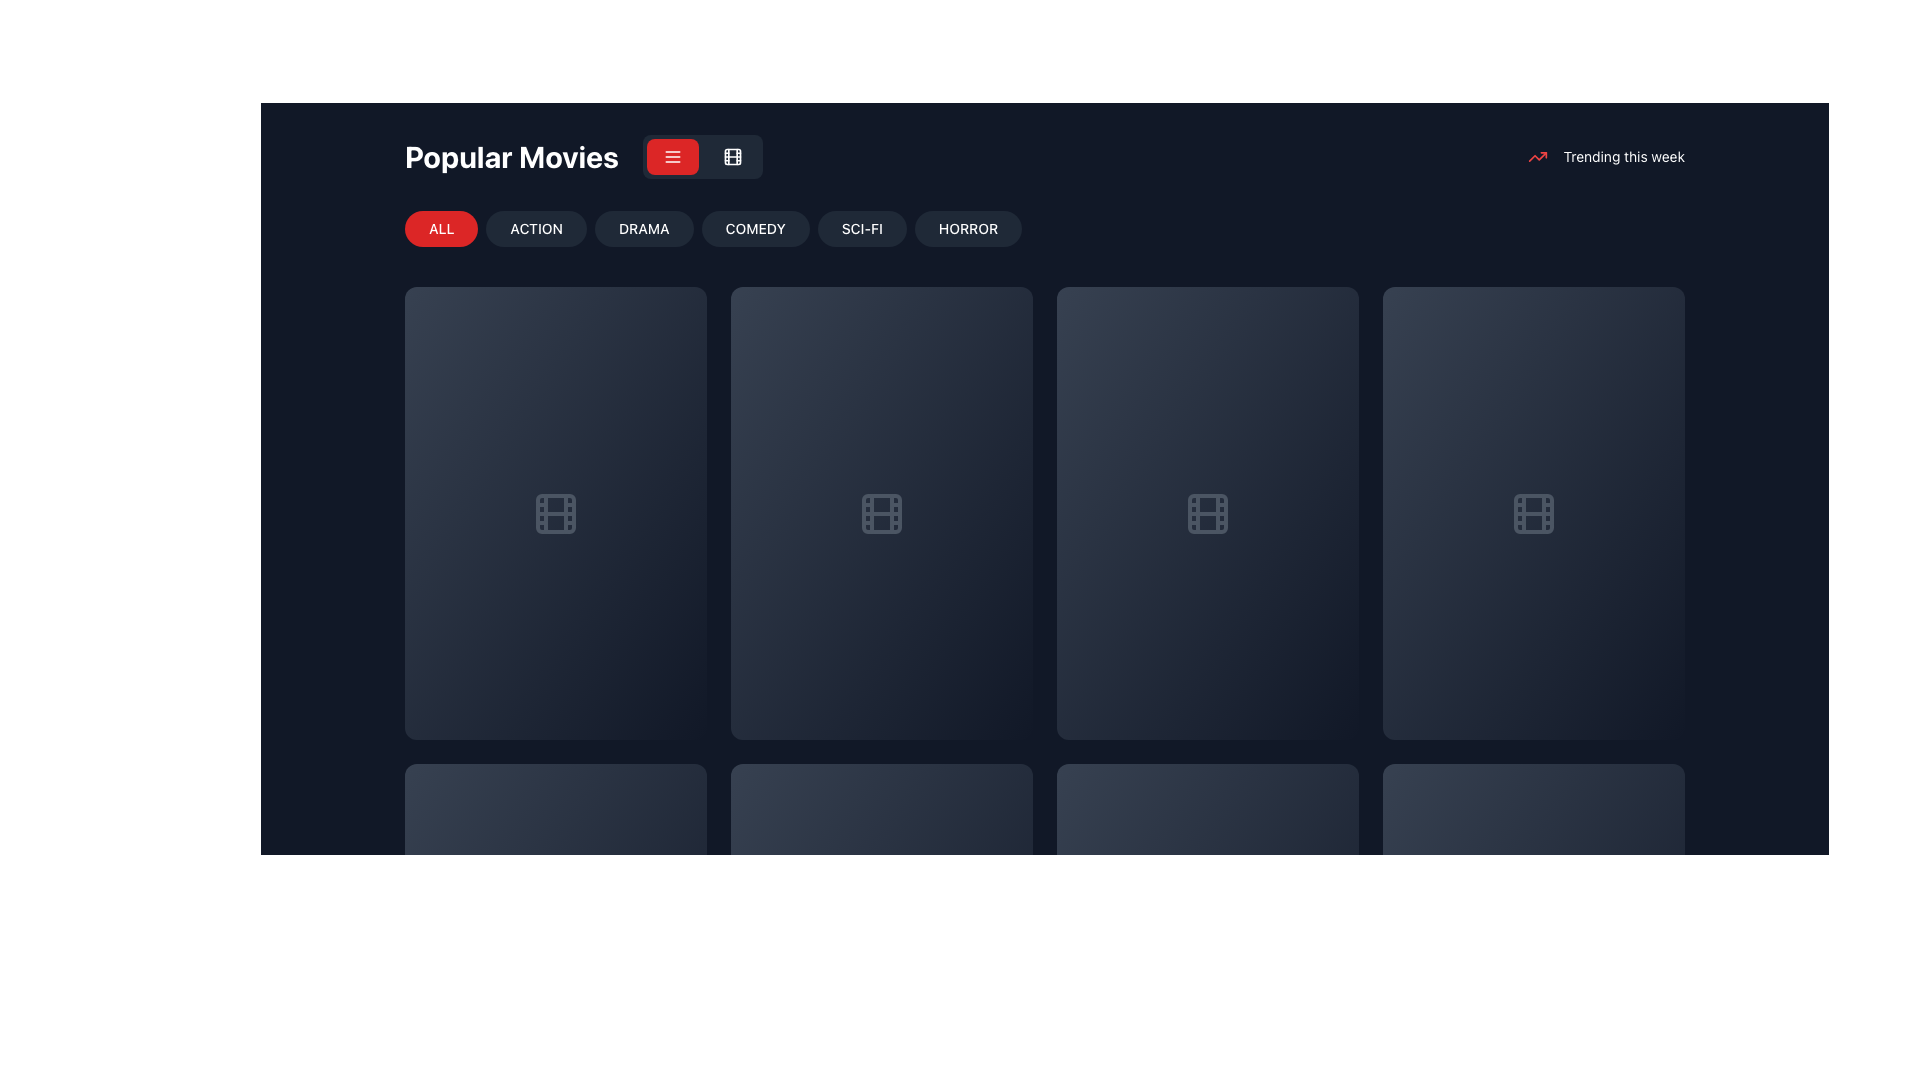 The width and height of the screenshot is (1920, 1080). What do you see at coordinates (1207, 512) in the screenshot?
I see `the third movie card in the first row of the grid layout` at bounding box center [1207, 512].